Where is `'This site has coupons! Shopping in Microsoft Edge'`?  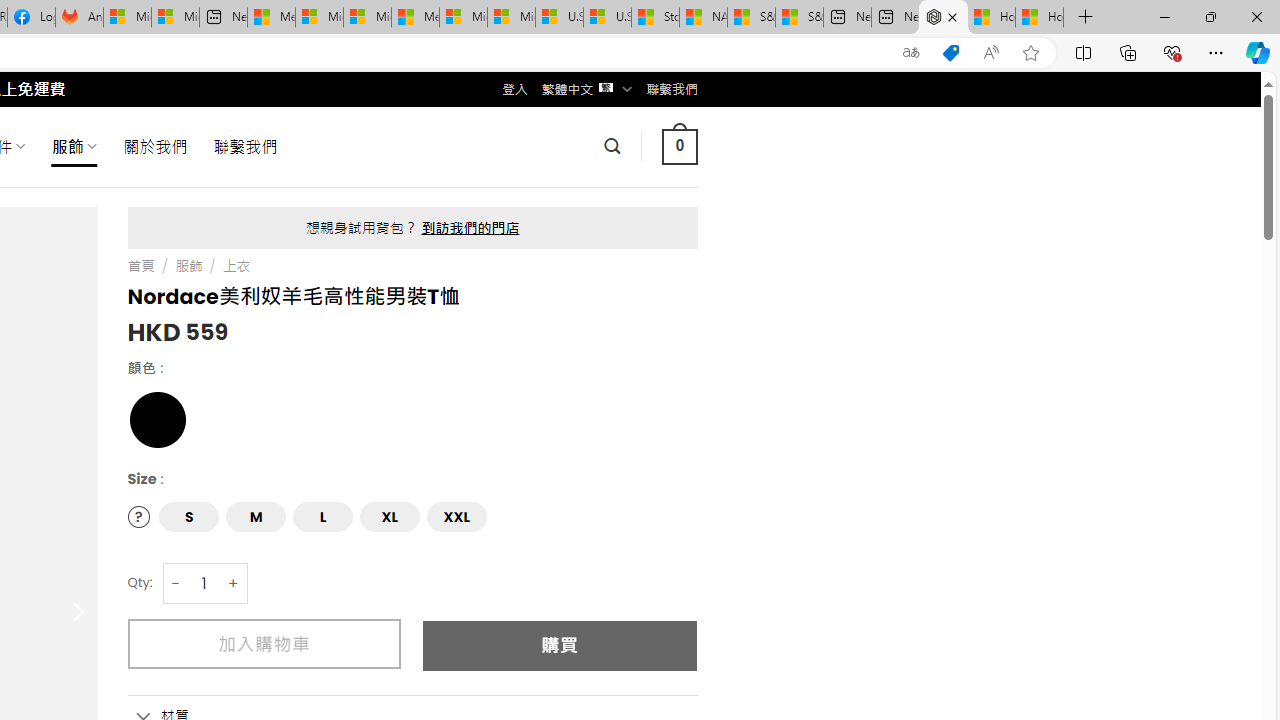
'This site has coupons! Shopping in Microsoft Edge' is located at coordinates (950, 52).